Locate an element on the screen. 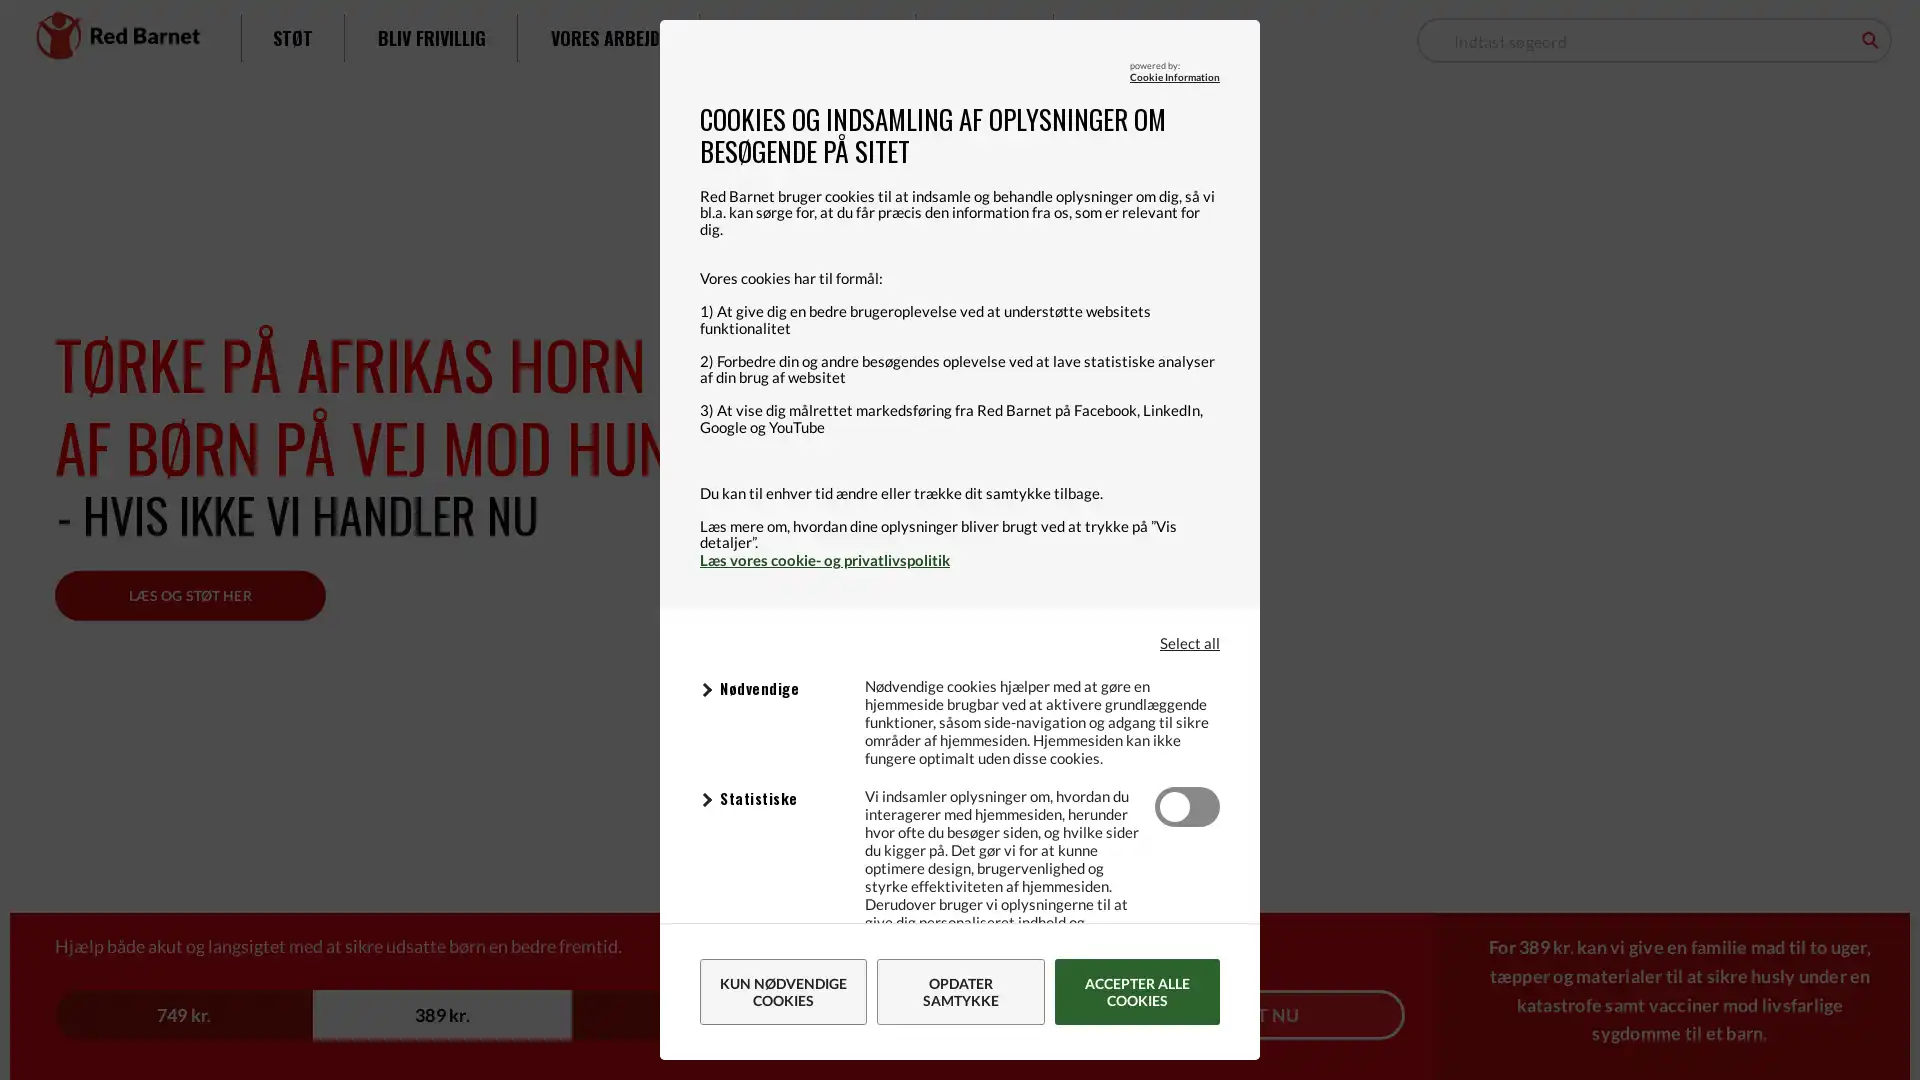 The image size is (1920, 1080). Kun ndvendige cookies is located at coordinates (782, 991).